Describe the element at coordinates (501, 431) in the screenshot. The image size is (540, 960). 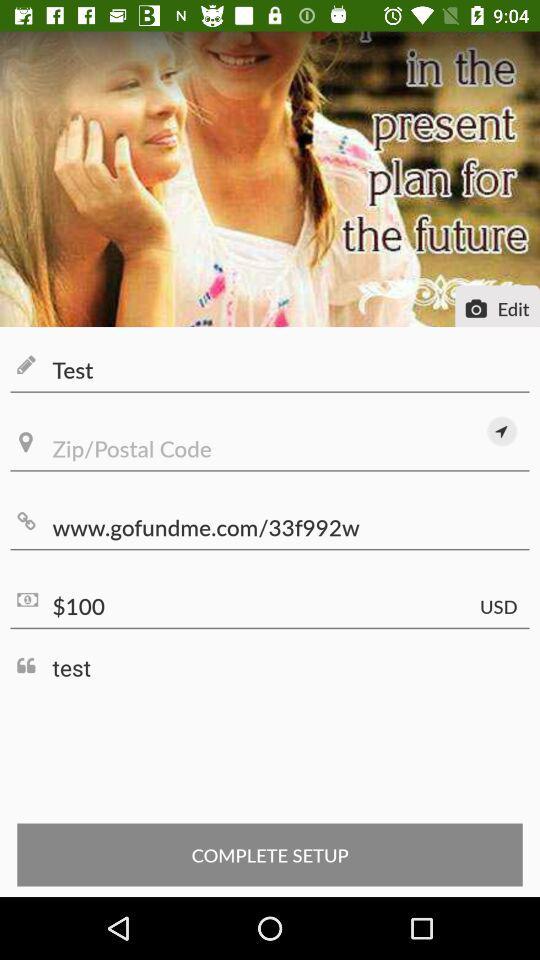
I see `icon above the www gofundme com` at that location.